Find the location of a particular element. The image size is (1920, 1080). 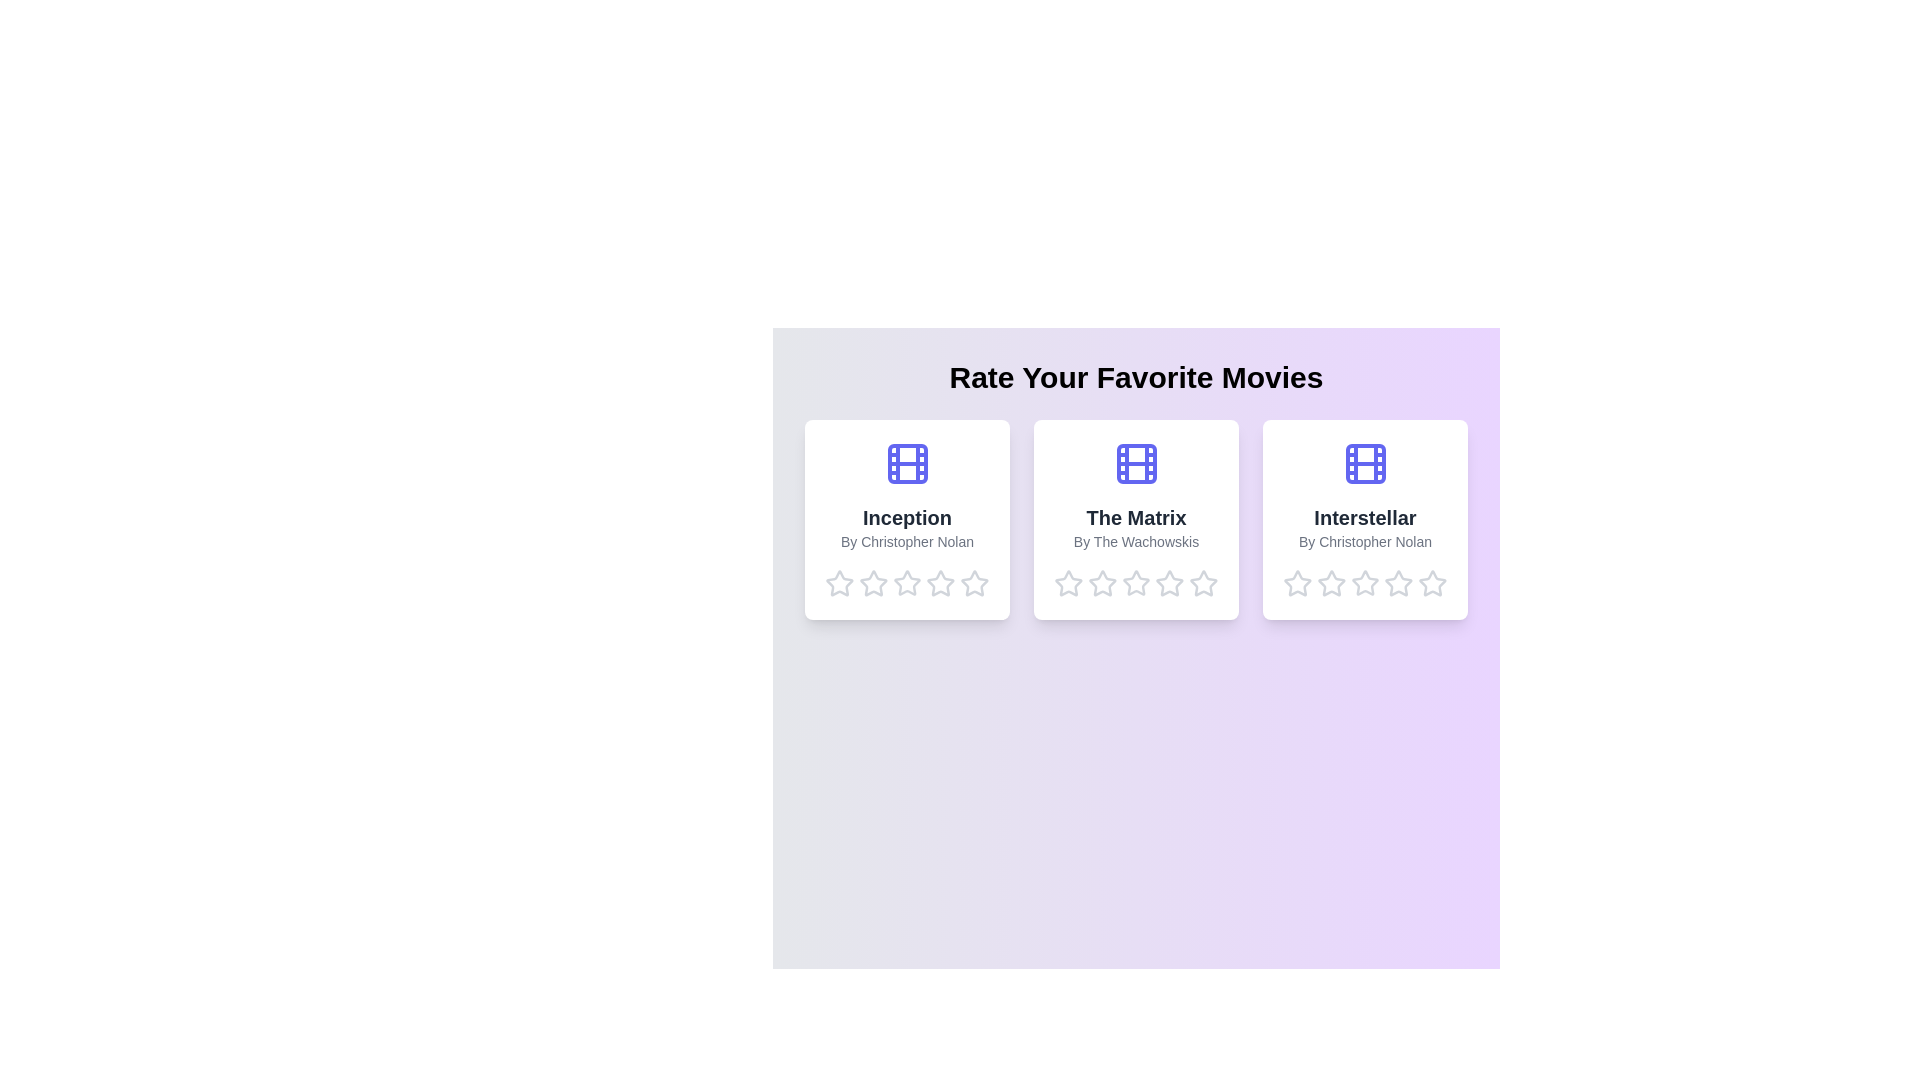

the star corresponding to 1 stars for the movie The Matrix is located at coordinates (1067, 583).